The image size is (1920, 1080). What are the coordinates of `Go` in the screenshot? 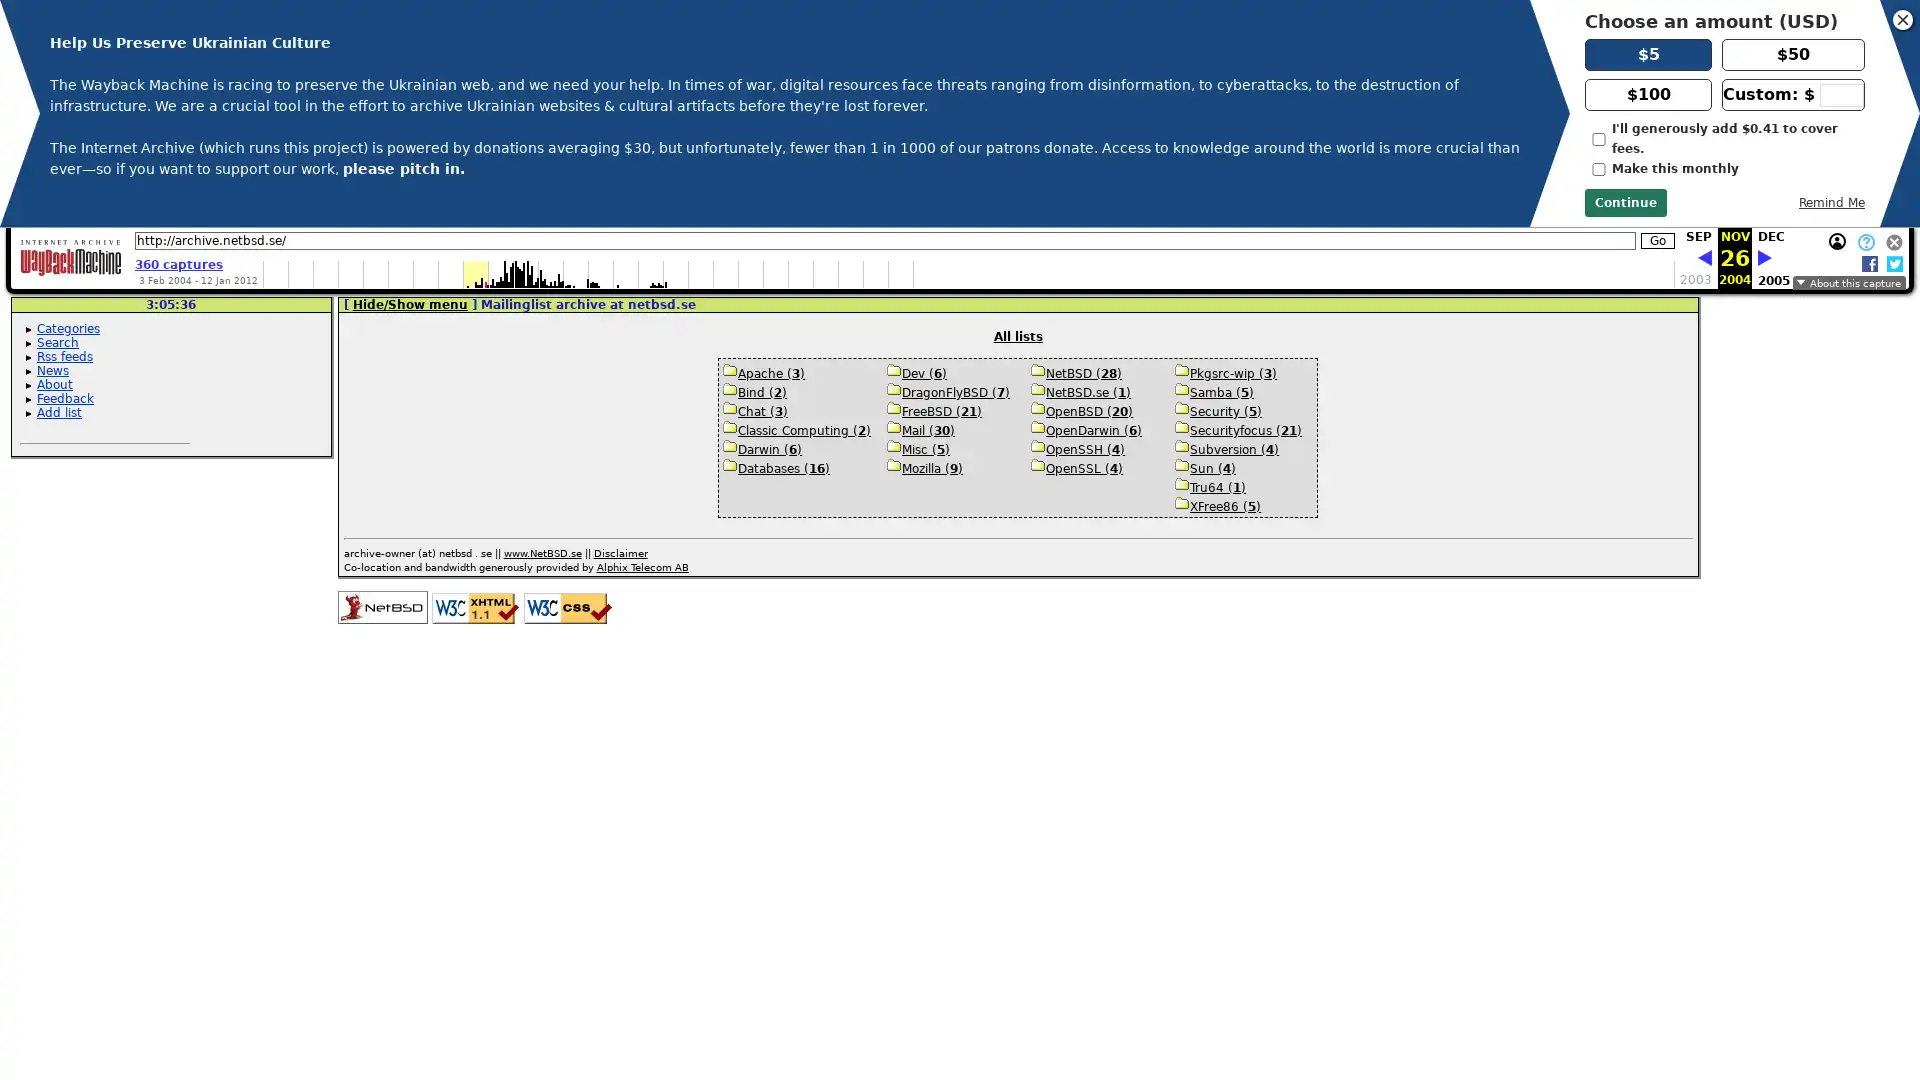 It's located at (1657, 239).